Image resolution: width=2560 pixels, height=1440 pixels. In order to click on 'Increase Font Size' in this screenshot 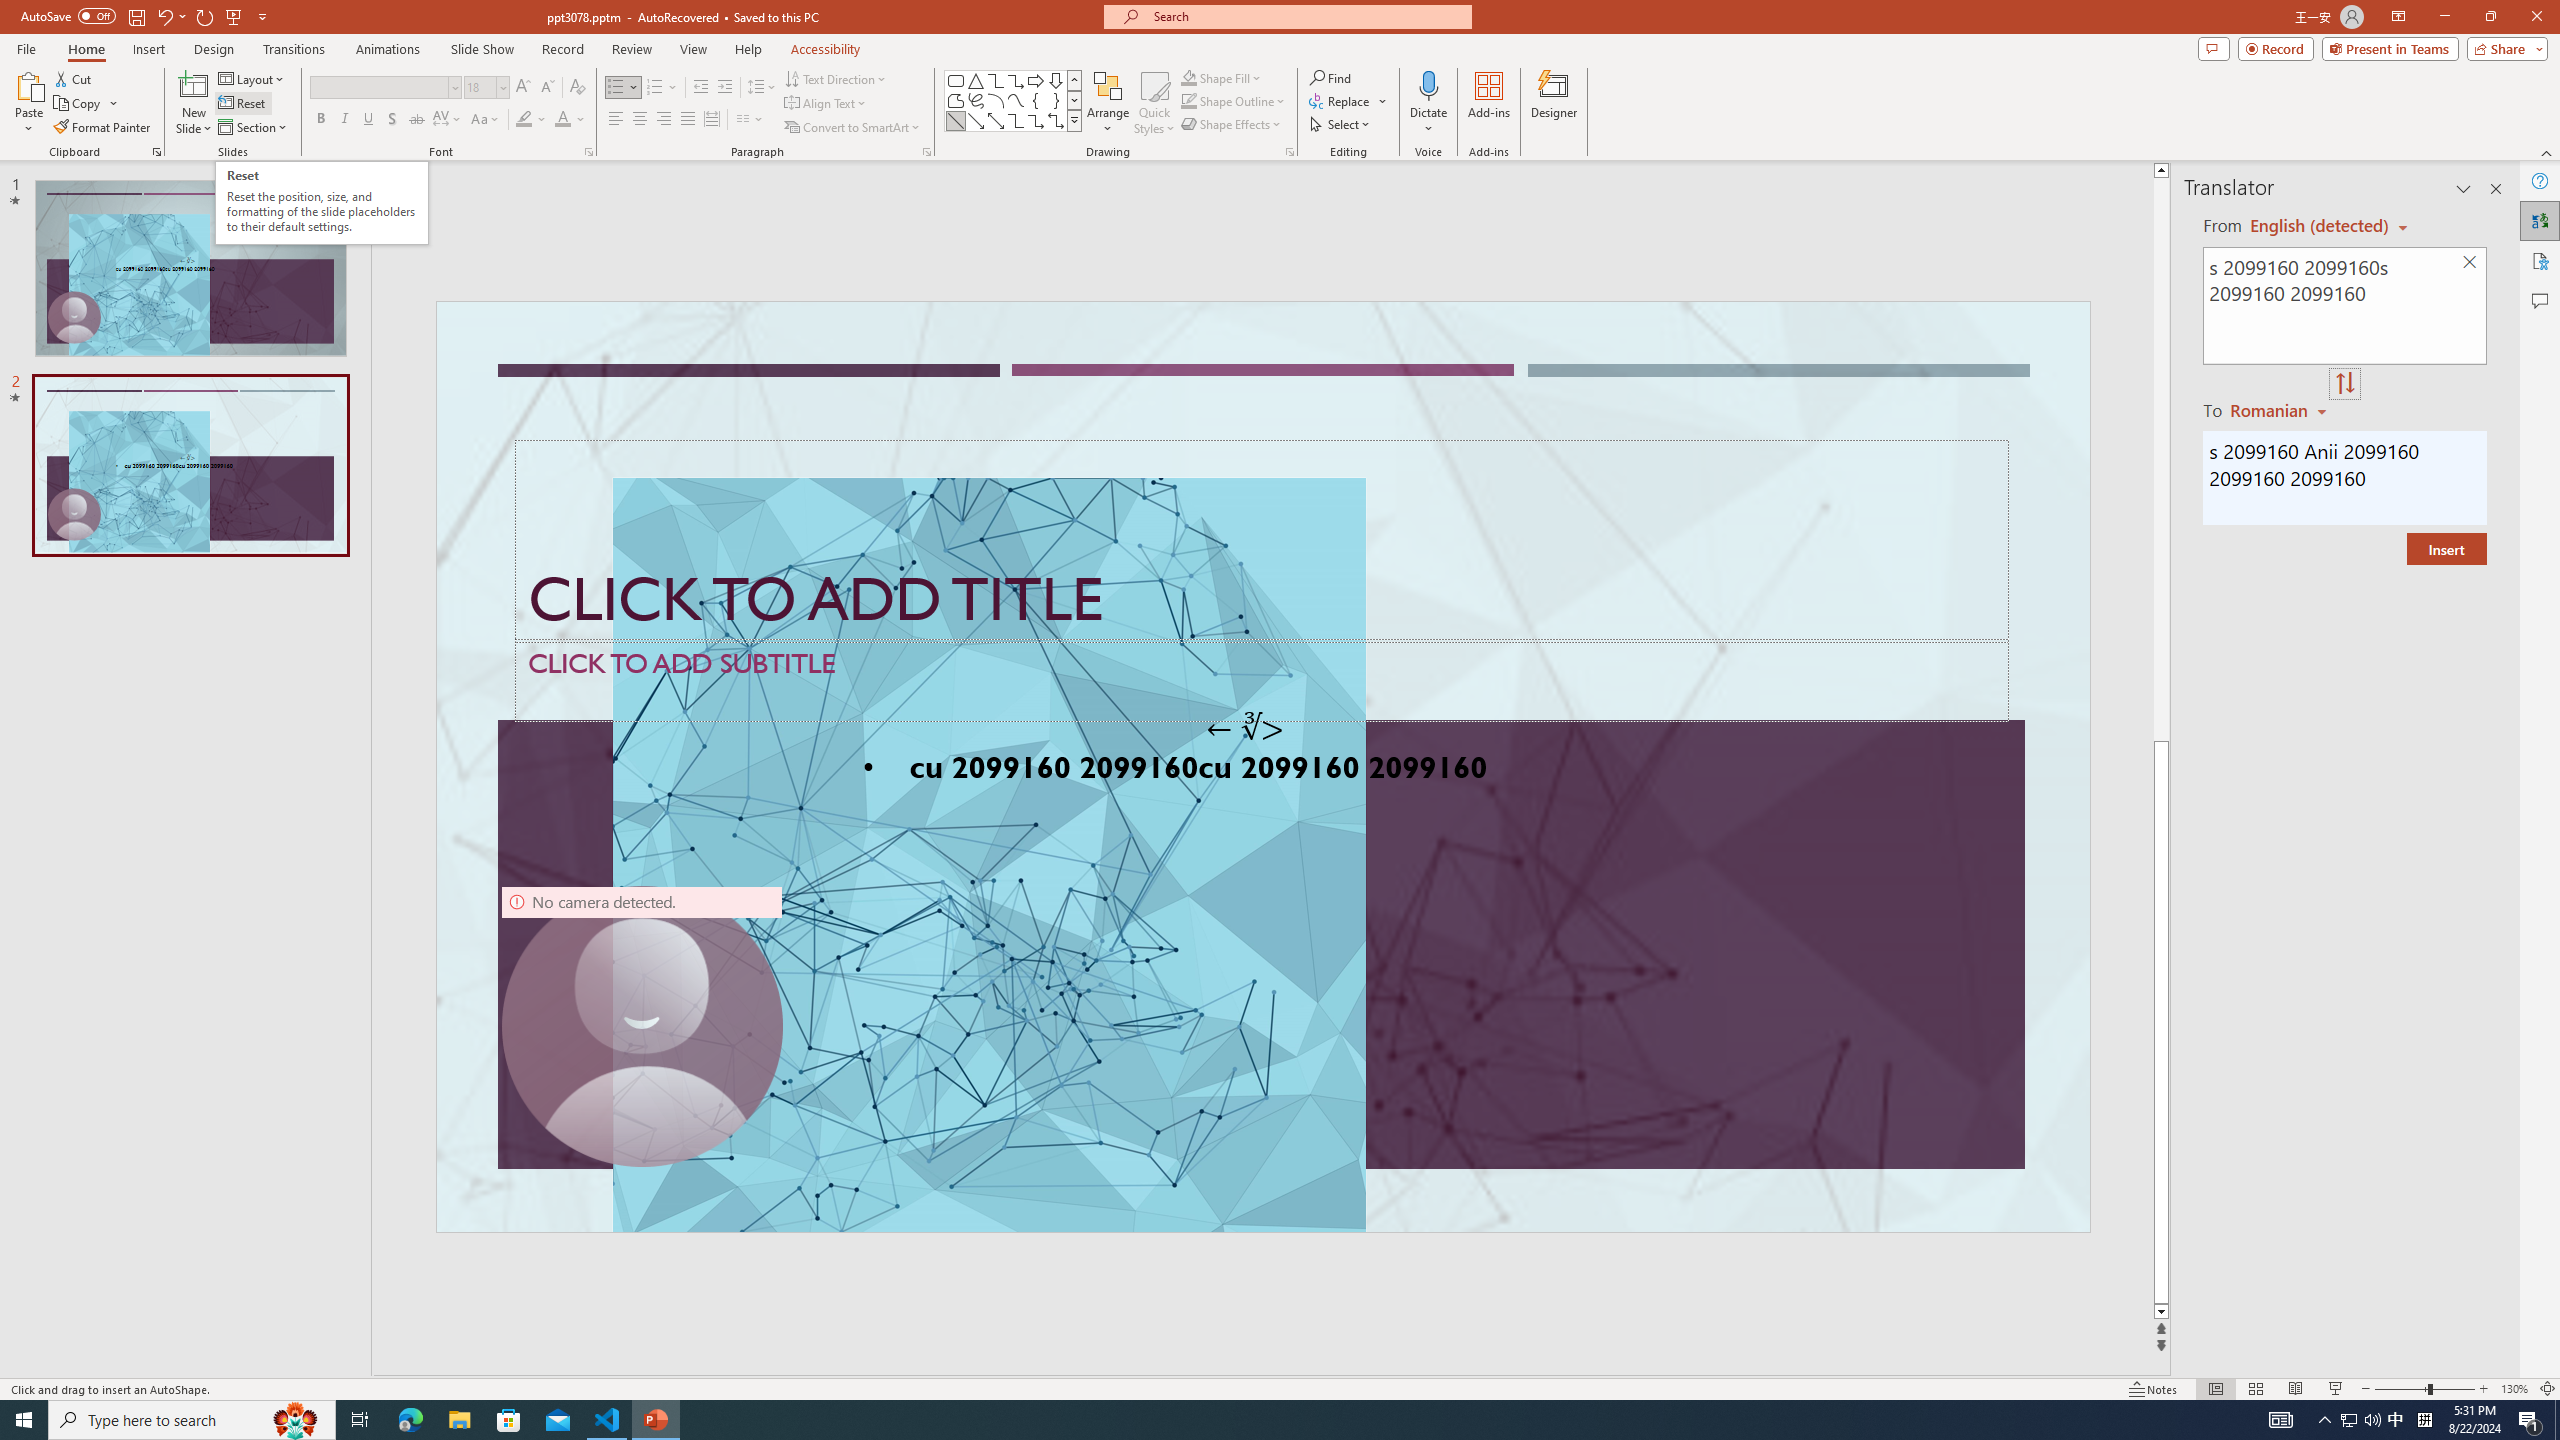, I will do `click(522, 87)`.